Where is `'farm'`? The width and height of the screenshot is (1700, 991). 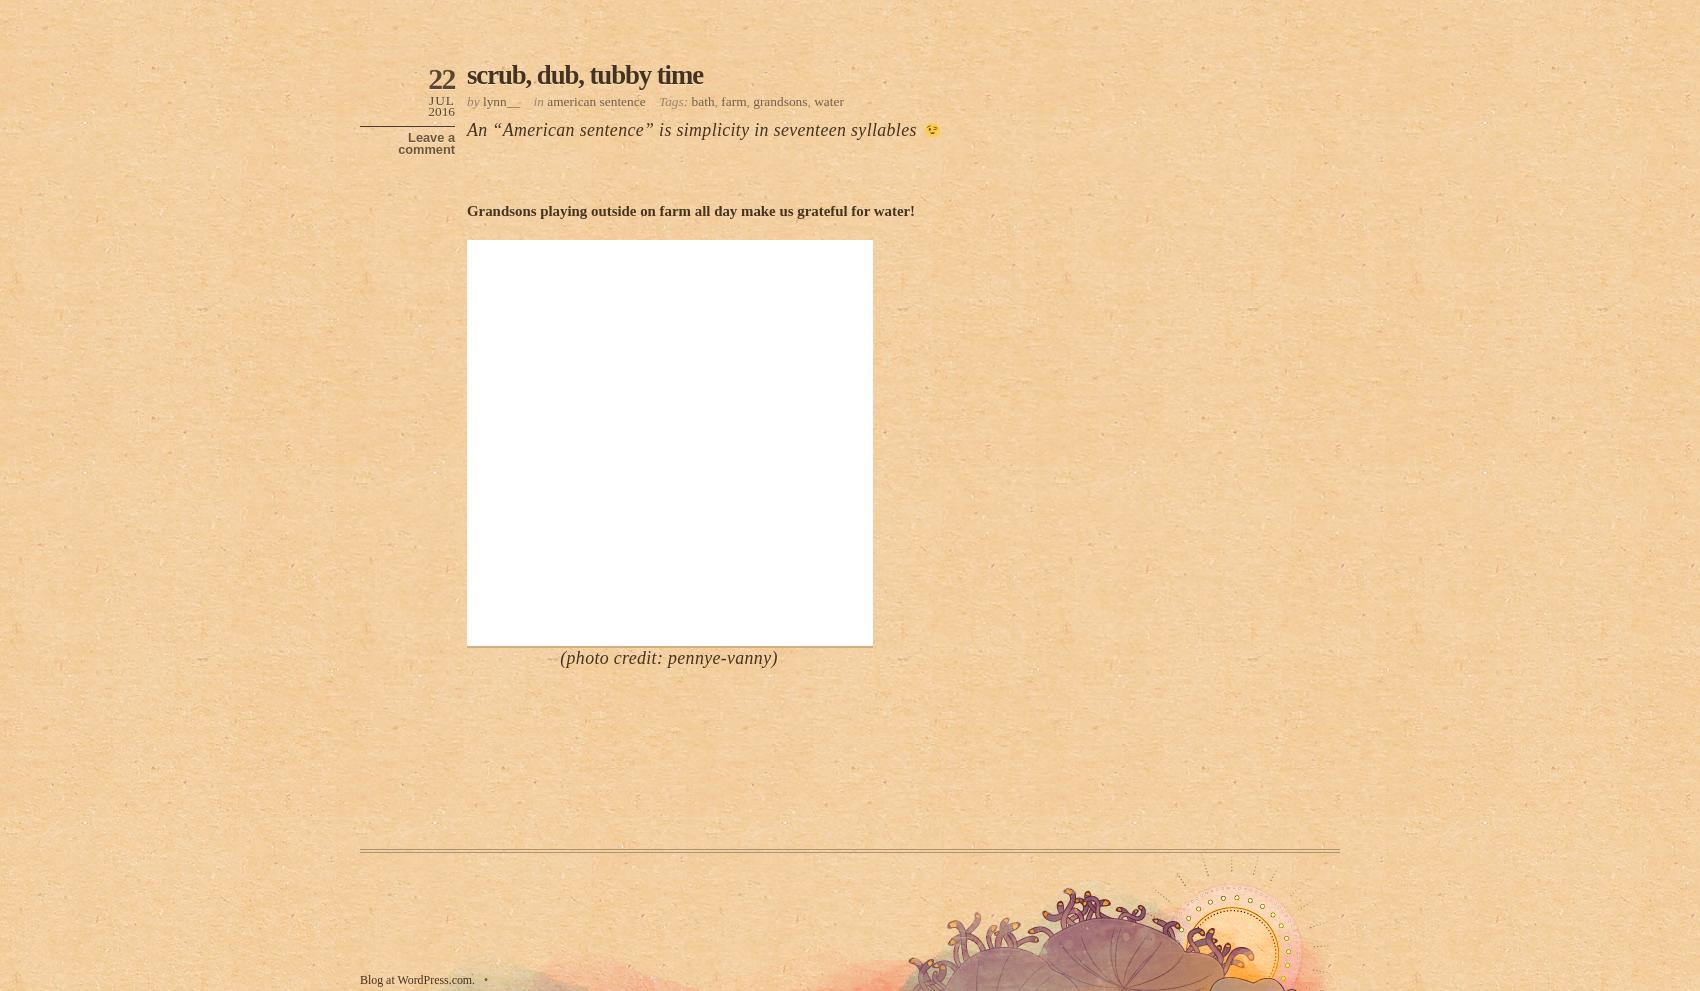
'farm' is located at coordinates (720, 99).